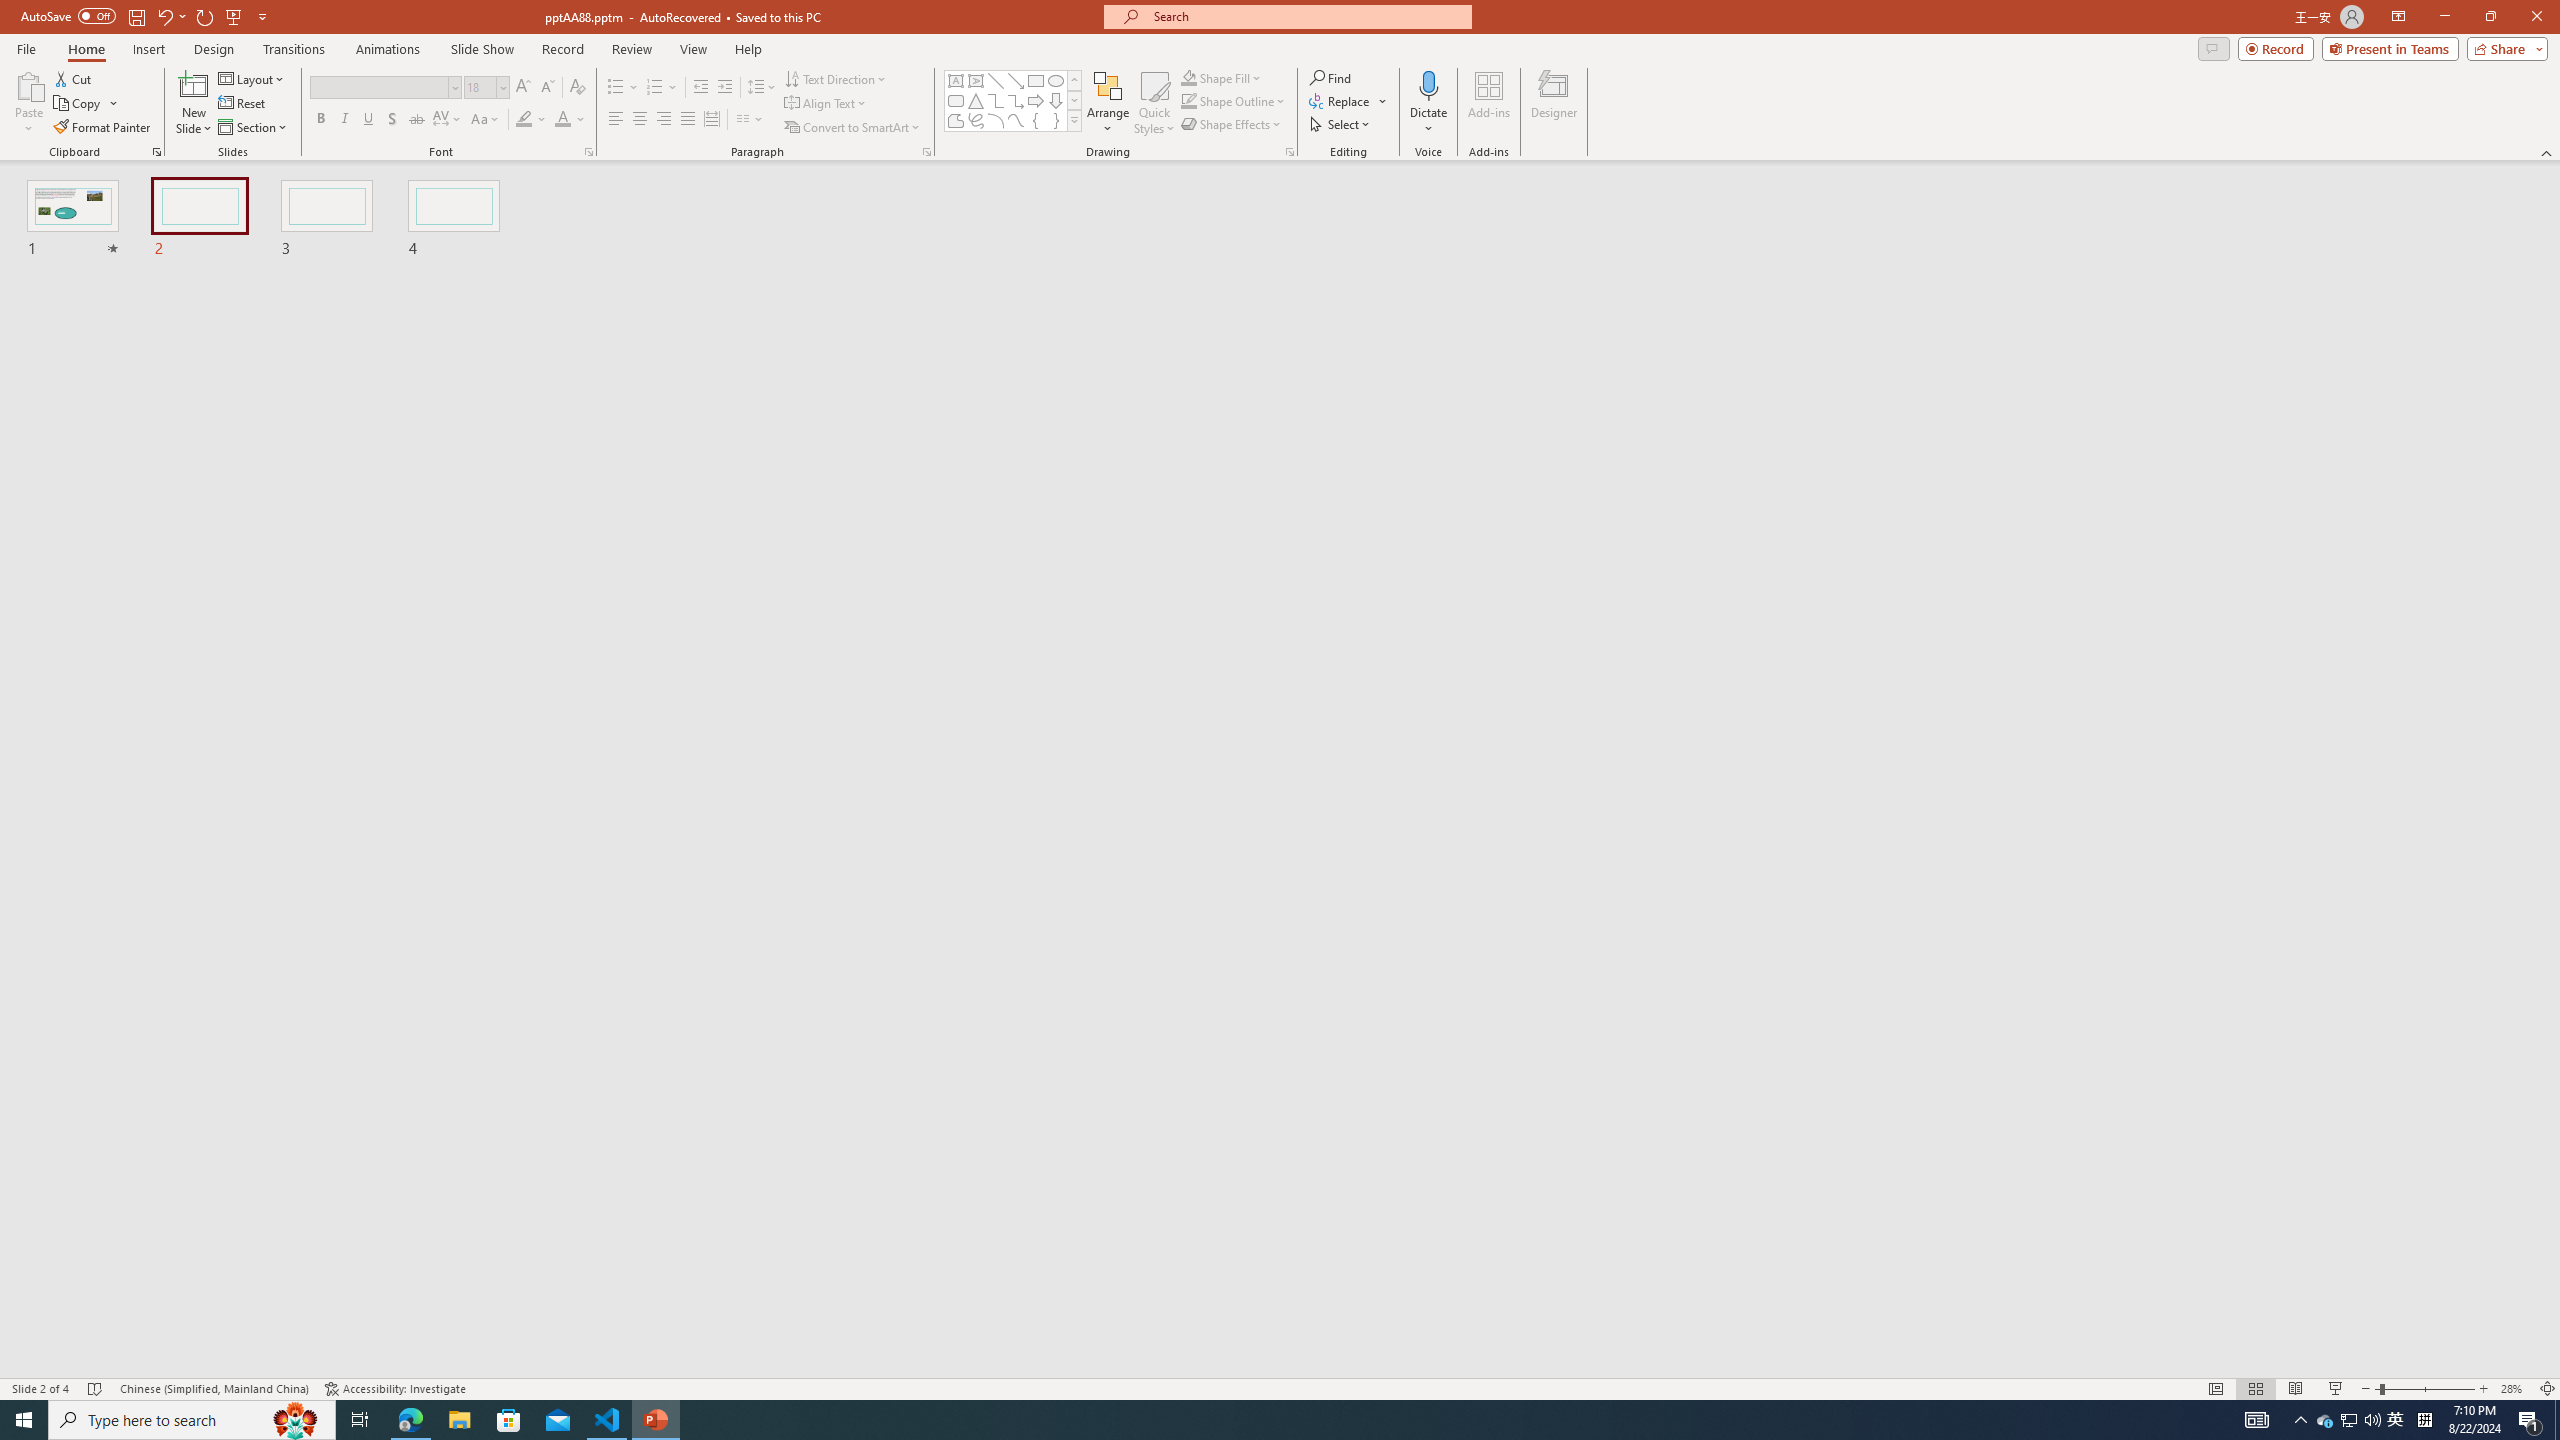 This screenshot has height=1440, width=2560. What do you see at coordinates (994, 99) in the screenshot?
I see `'Connector: Elbow'` at bounding box center [994, 99].